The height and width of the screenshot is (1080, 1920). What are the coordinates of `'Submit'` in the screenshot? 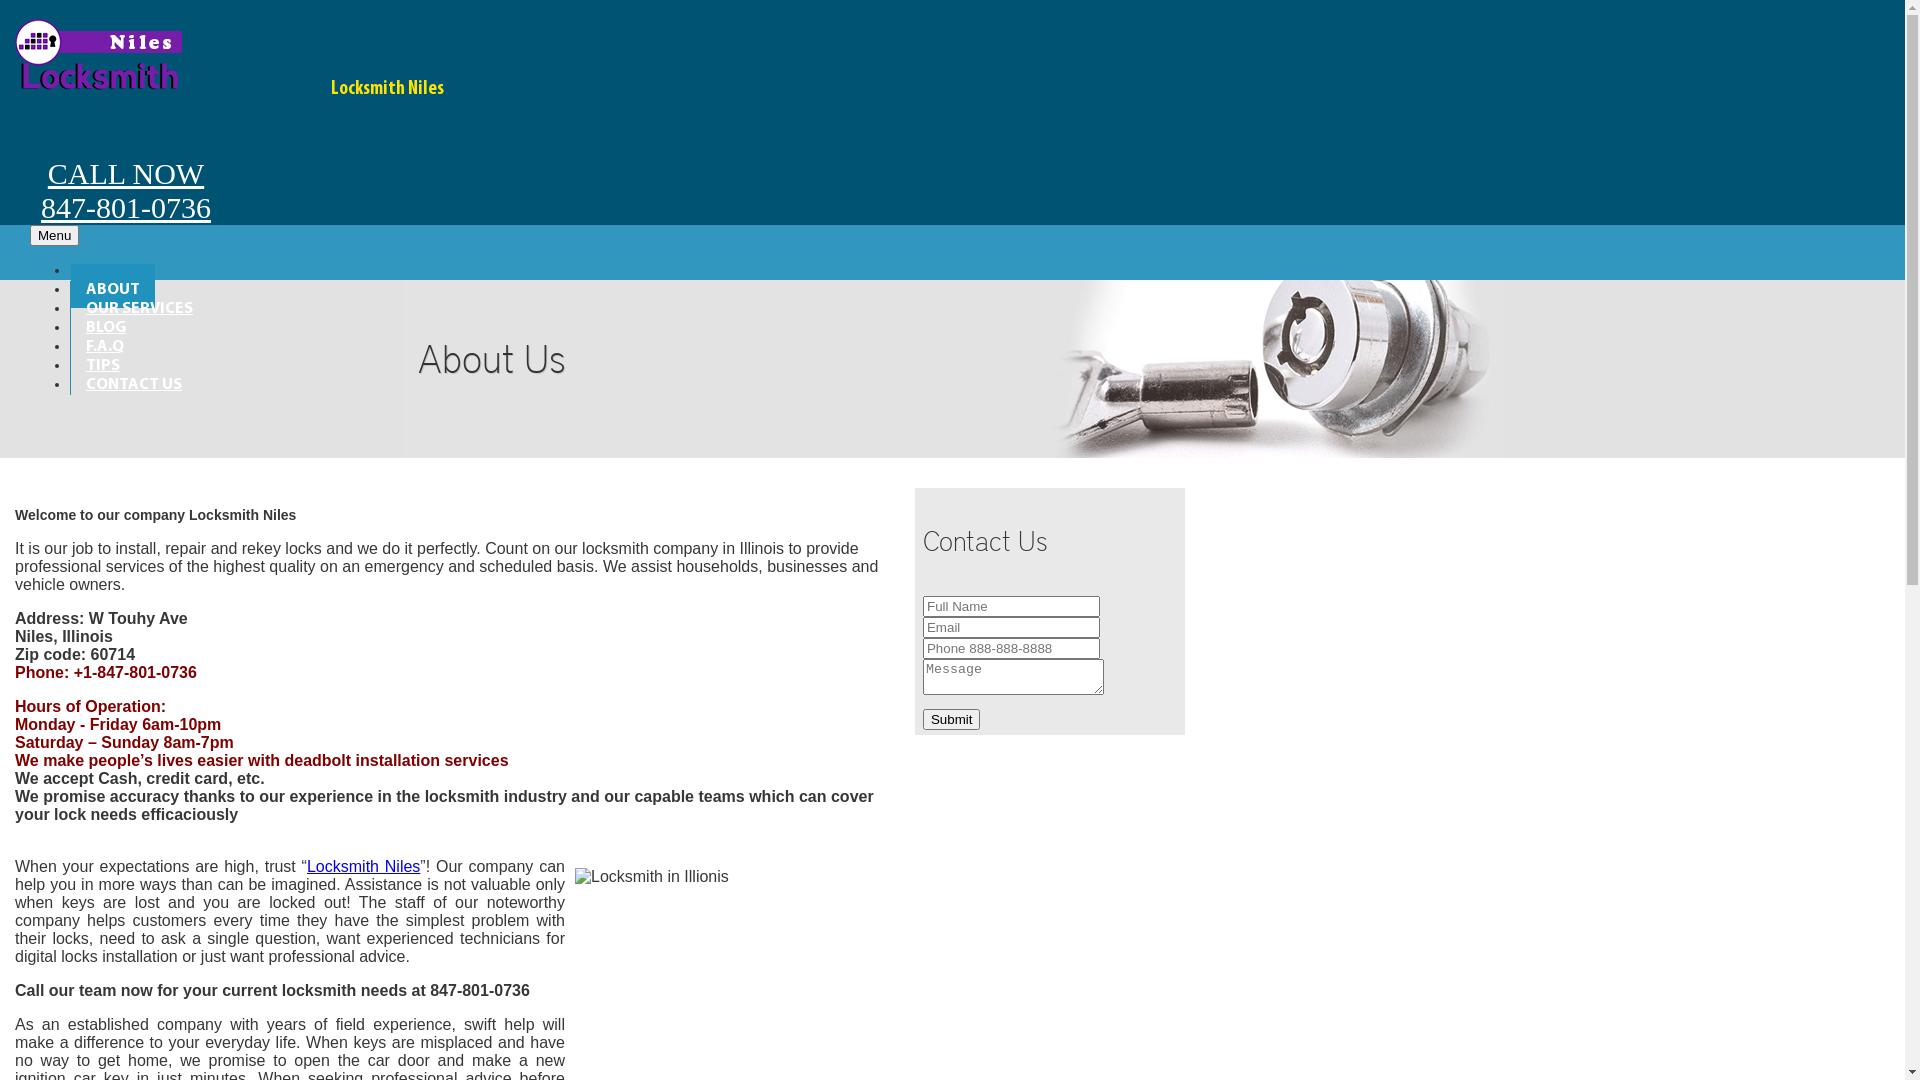 It's located at (921, 718).